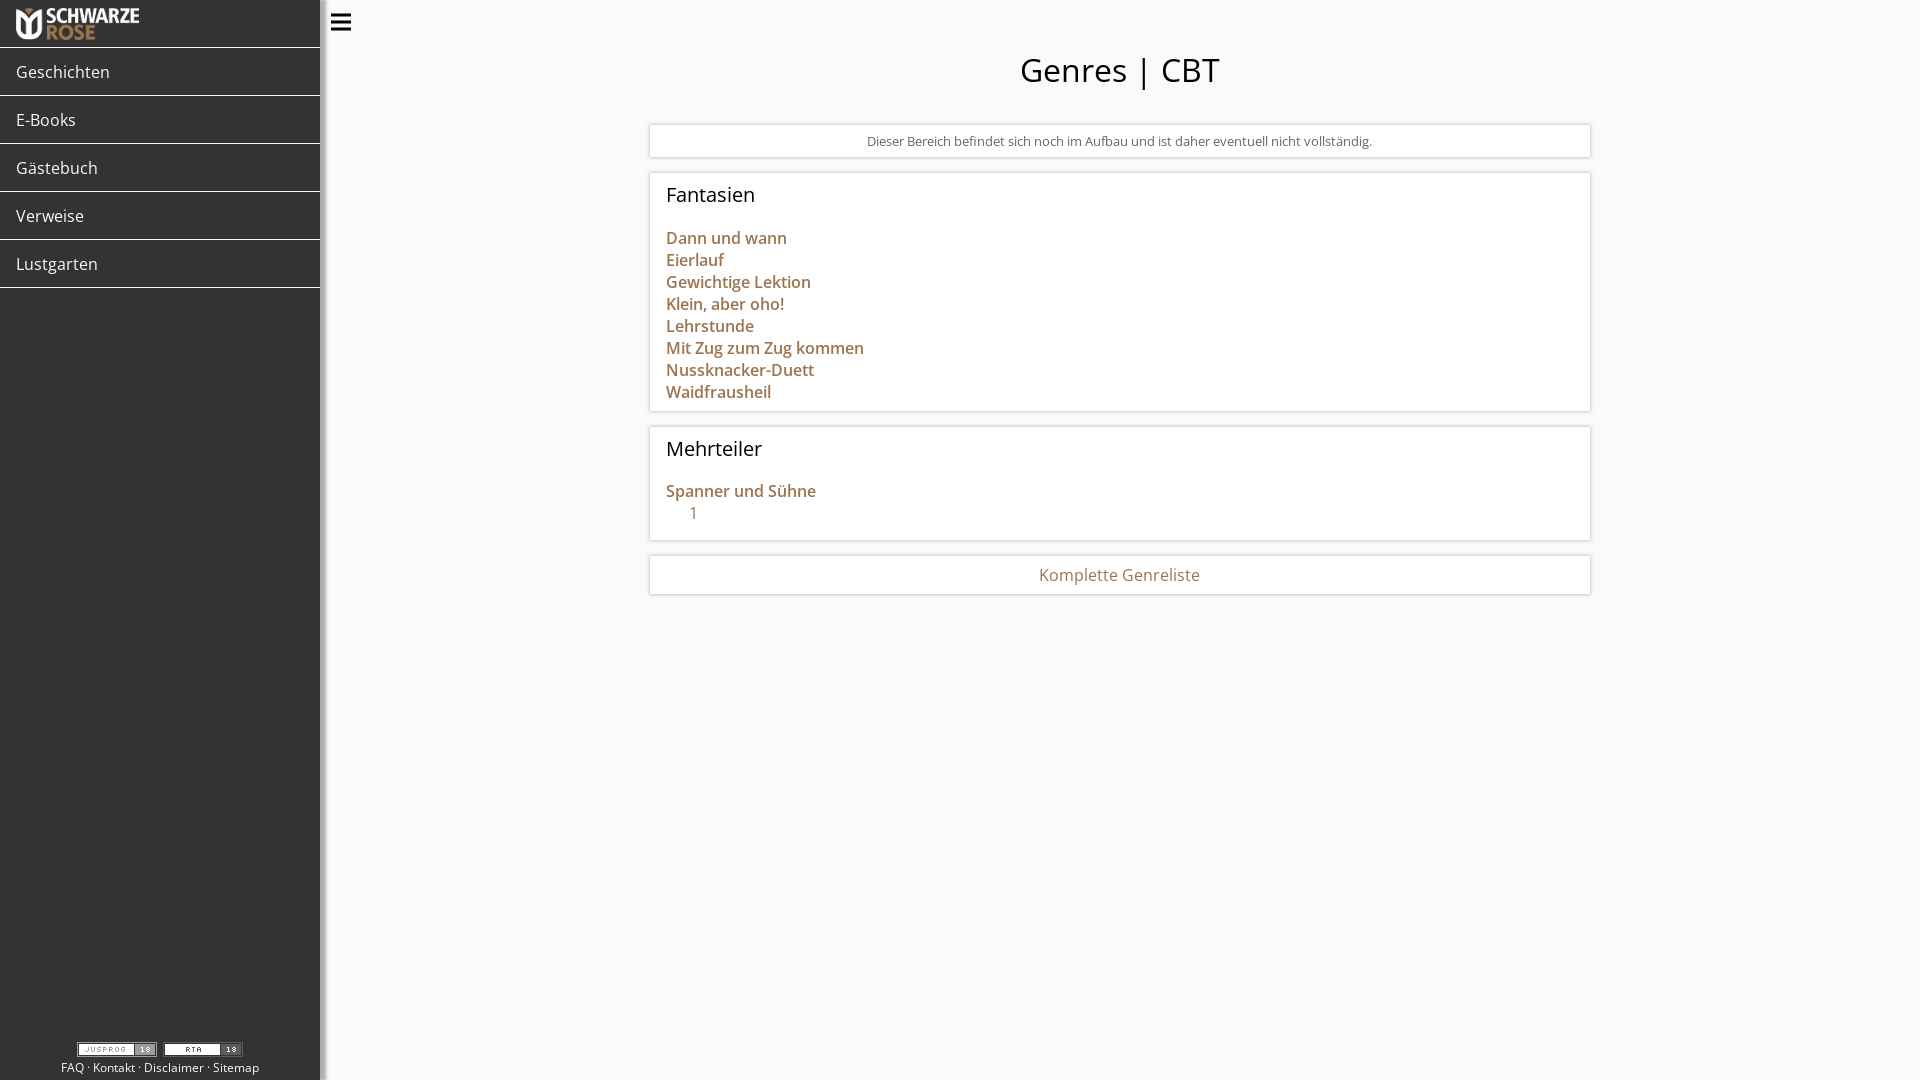 The height and width of the screenshot is (1080, 1920). What do you see at coordinates (763, 346) in the screenshot?
I see `'Mit Zug zum Zug kommen'` at bounding box center [763, 346].